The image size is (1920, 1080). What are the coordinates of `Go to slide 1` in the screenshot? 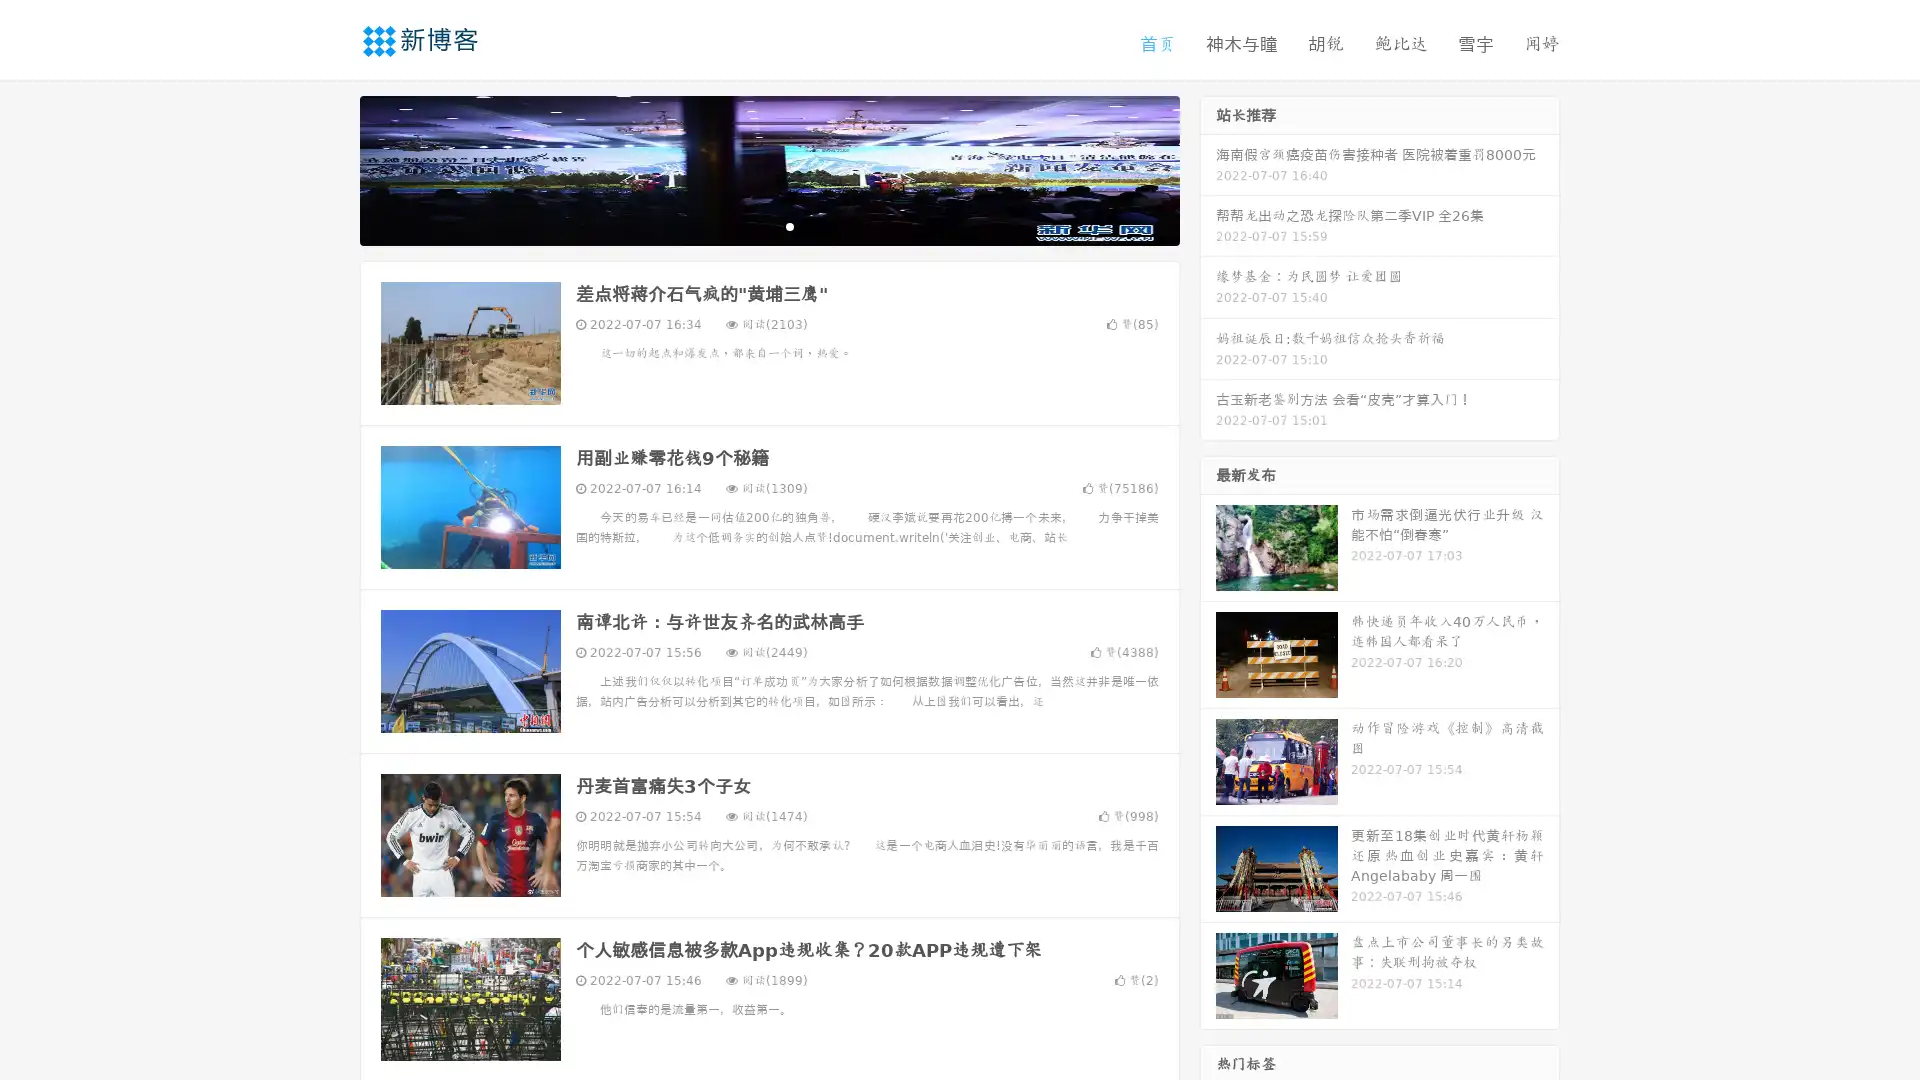 It's located at (748, 225).